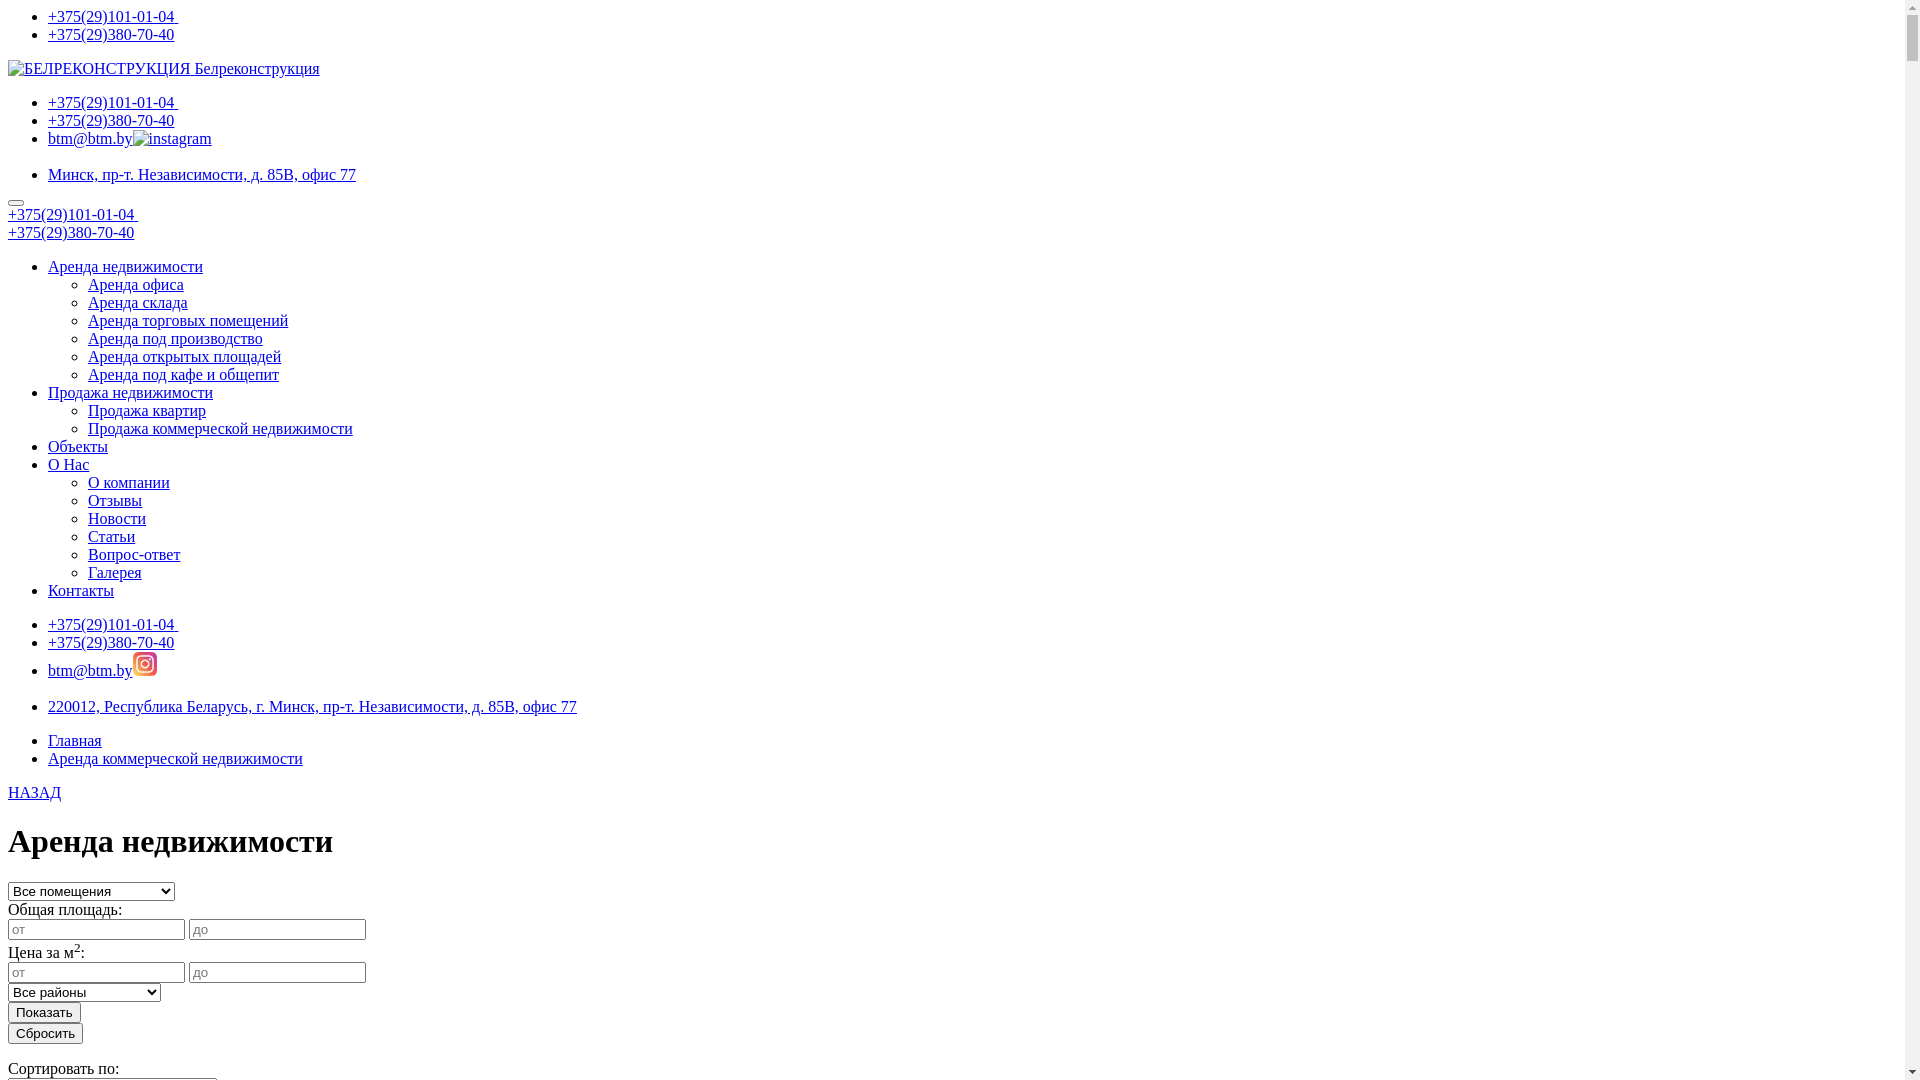  Describe the element at coordinates (71, 231) in the screenshot. I see `'+375(29)380-70-40'` at that location.